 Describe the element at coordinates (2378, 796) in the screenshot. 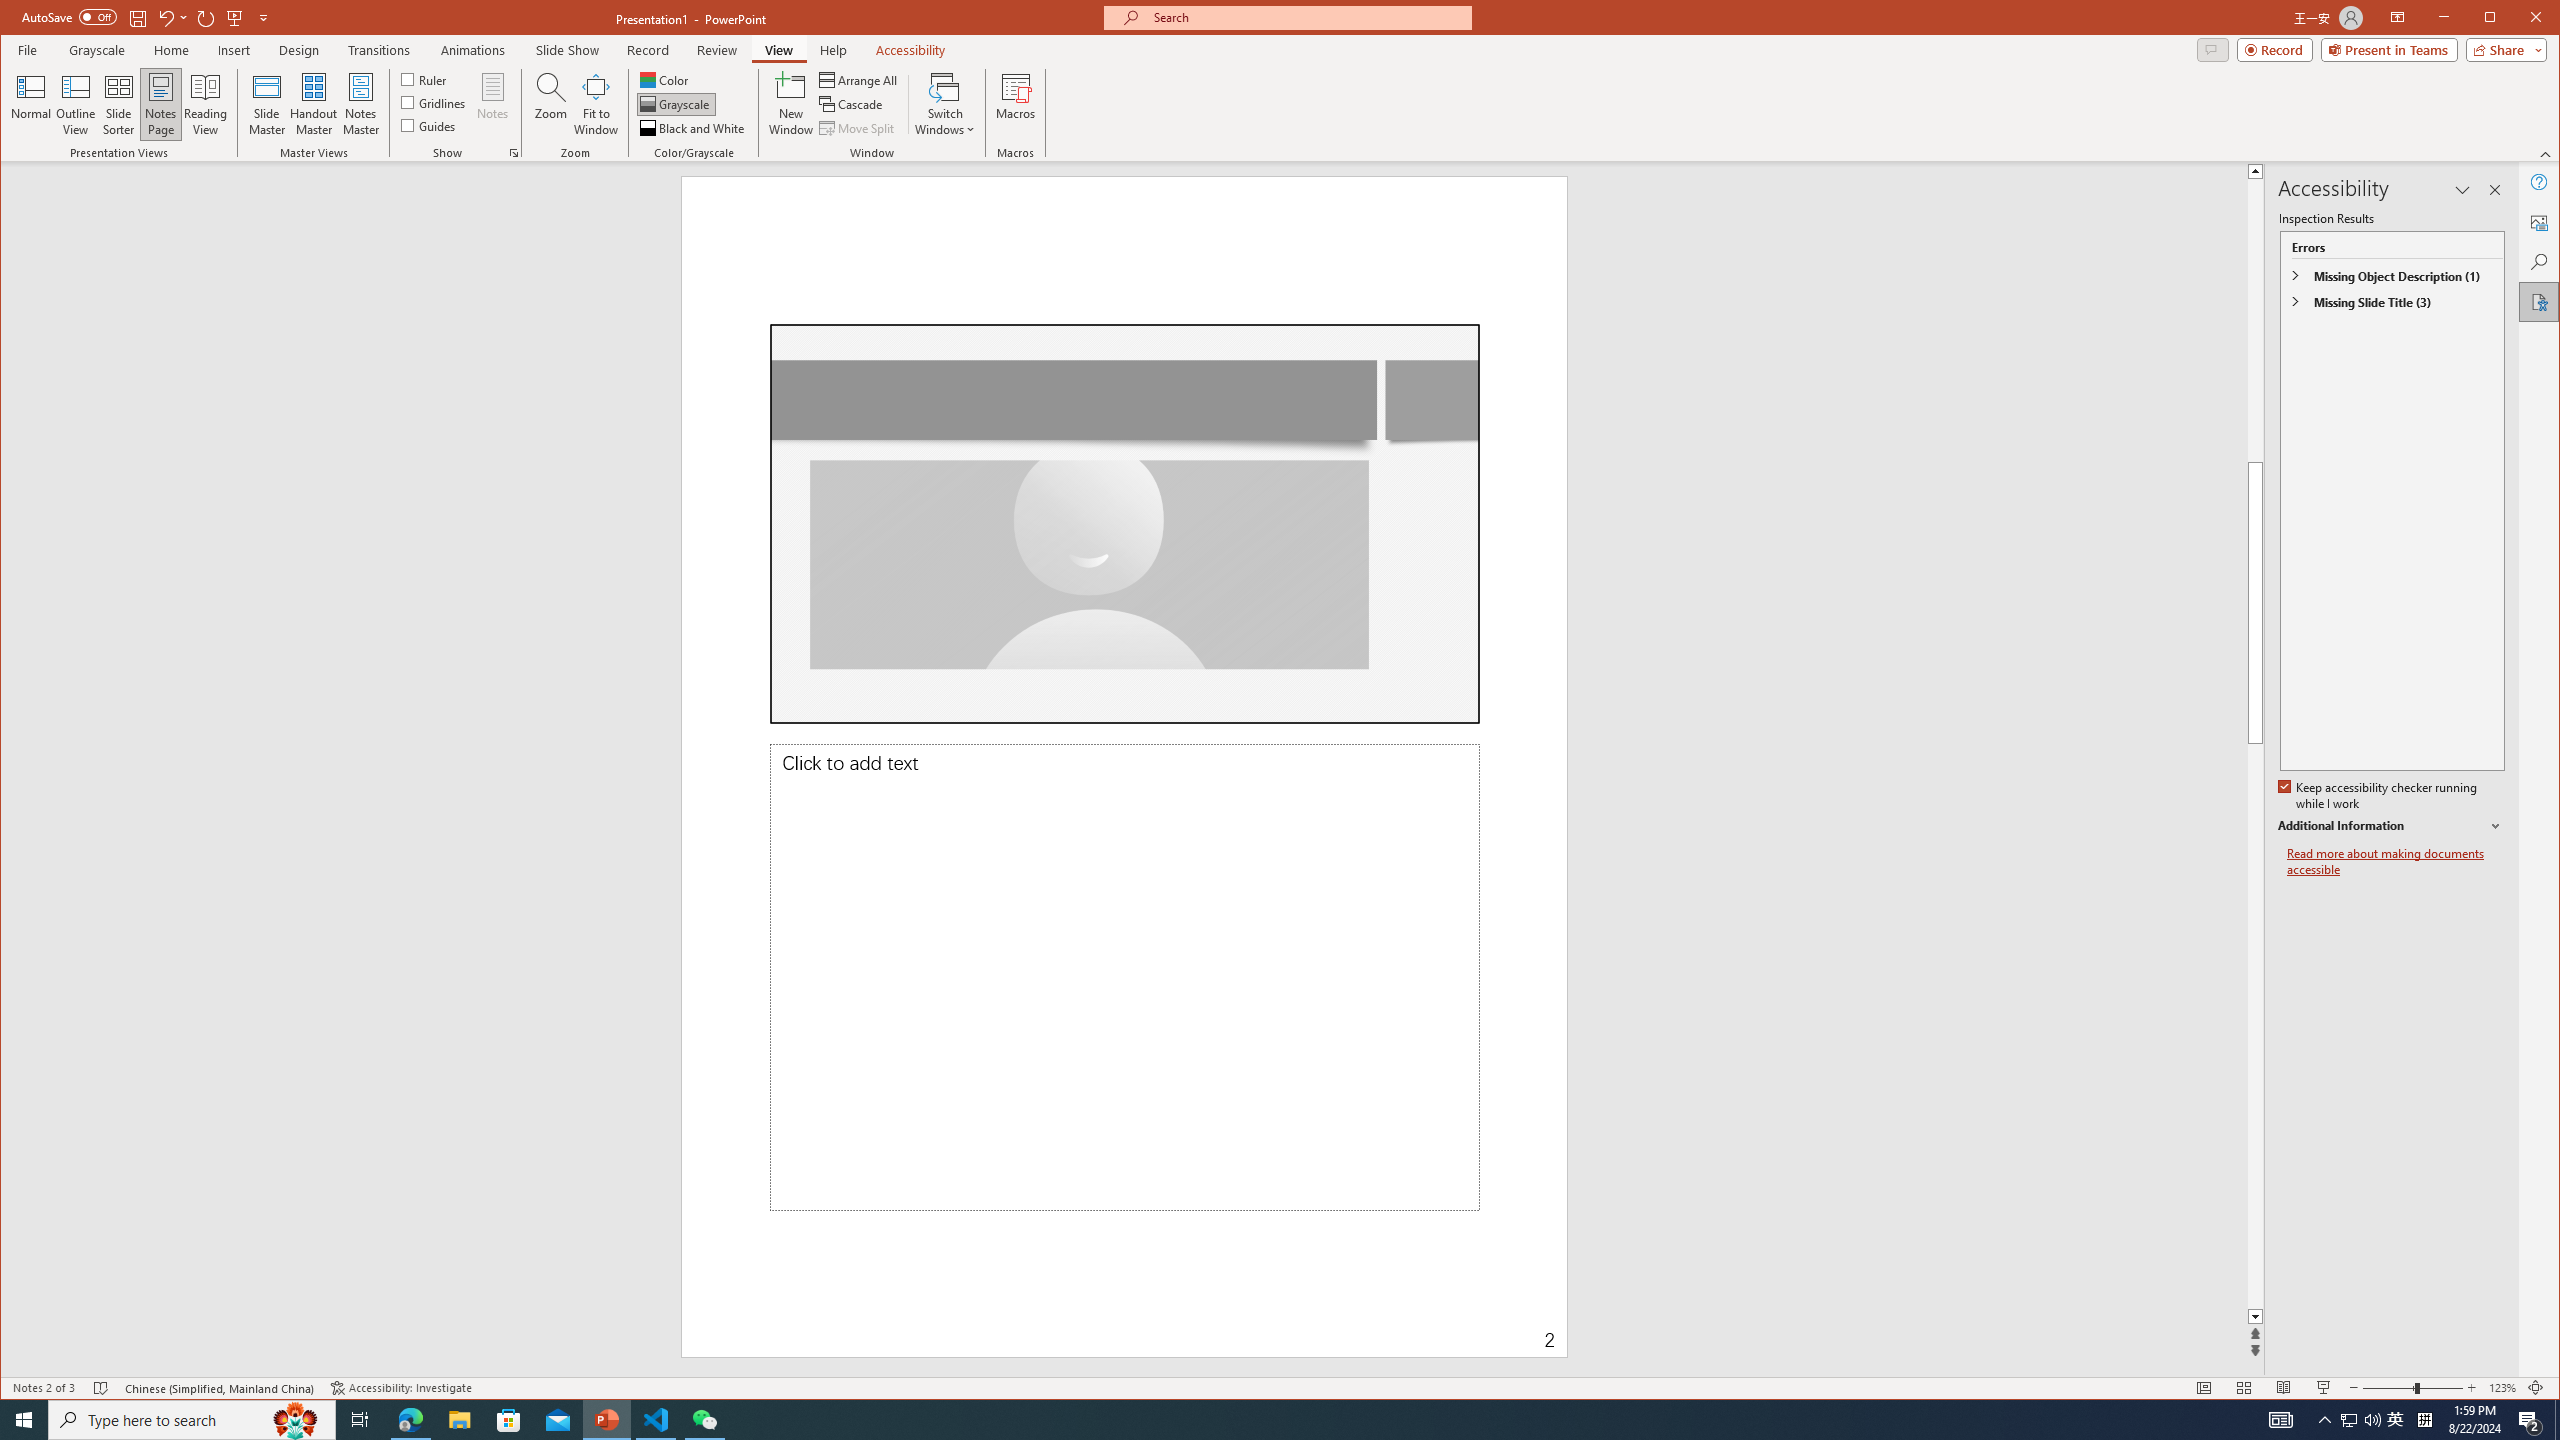

I see `'Keep accessibility checker running while I work'` at that location.